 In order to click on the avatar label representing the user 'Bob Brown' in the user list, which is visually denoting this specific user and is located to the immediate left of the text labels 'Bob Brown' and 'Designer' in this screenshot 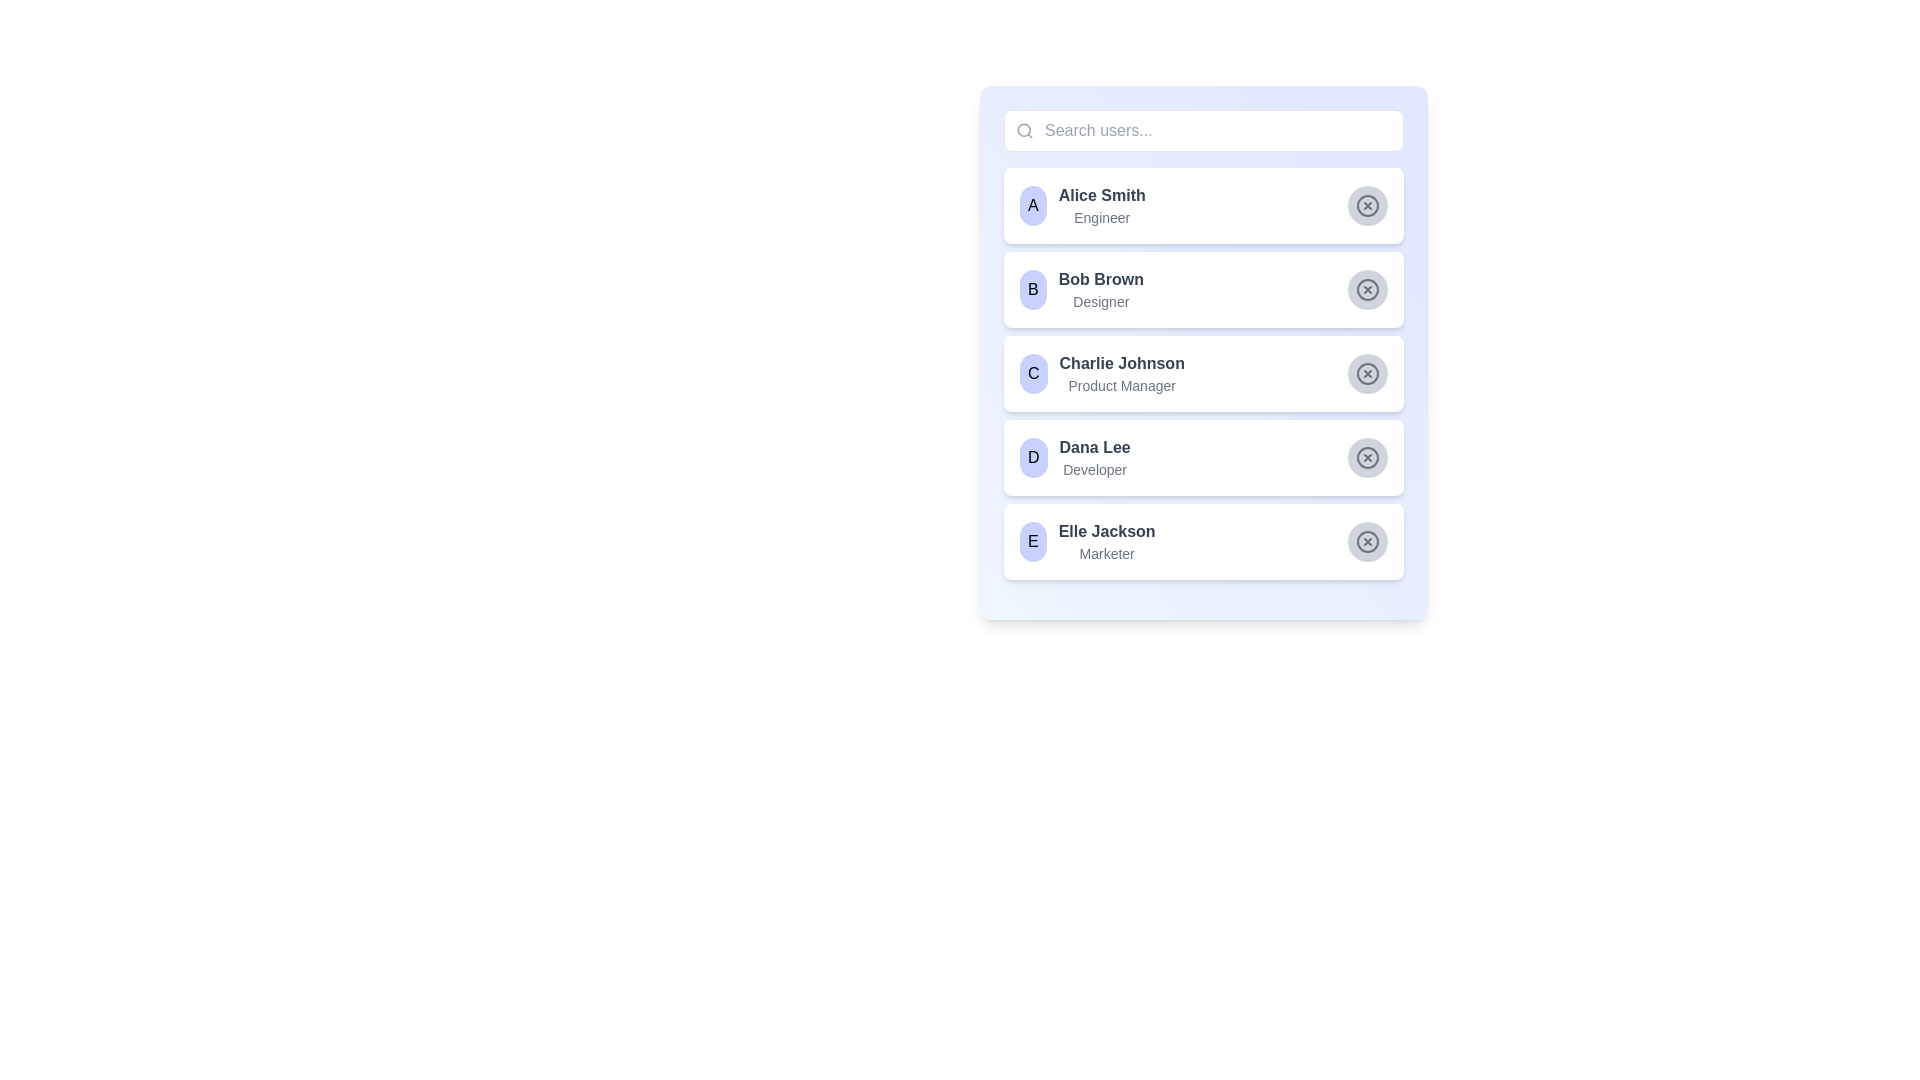, I will do `click(1033, 289)`.